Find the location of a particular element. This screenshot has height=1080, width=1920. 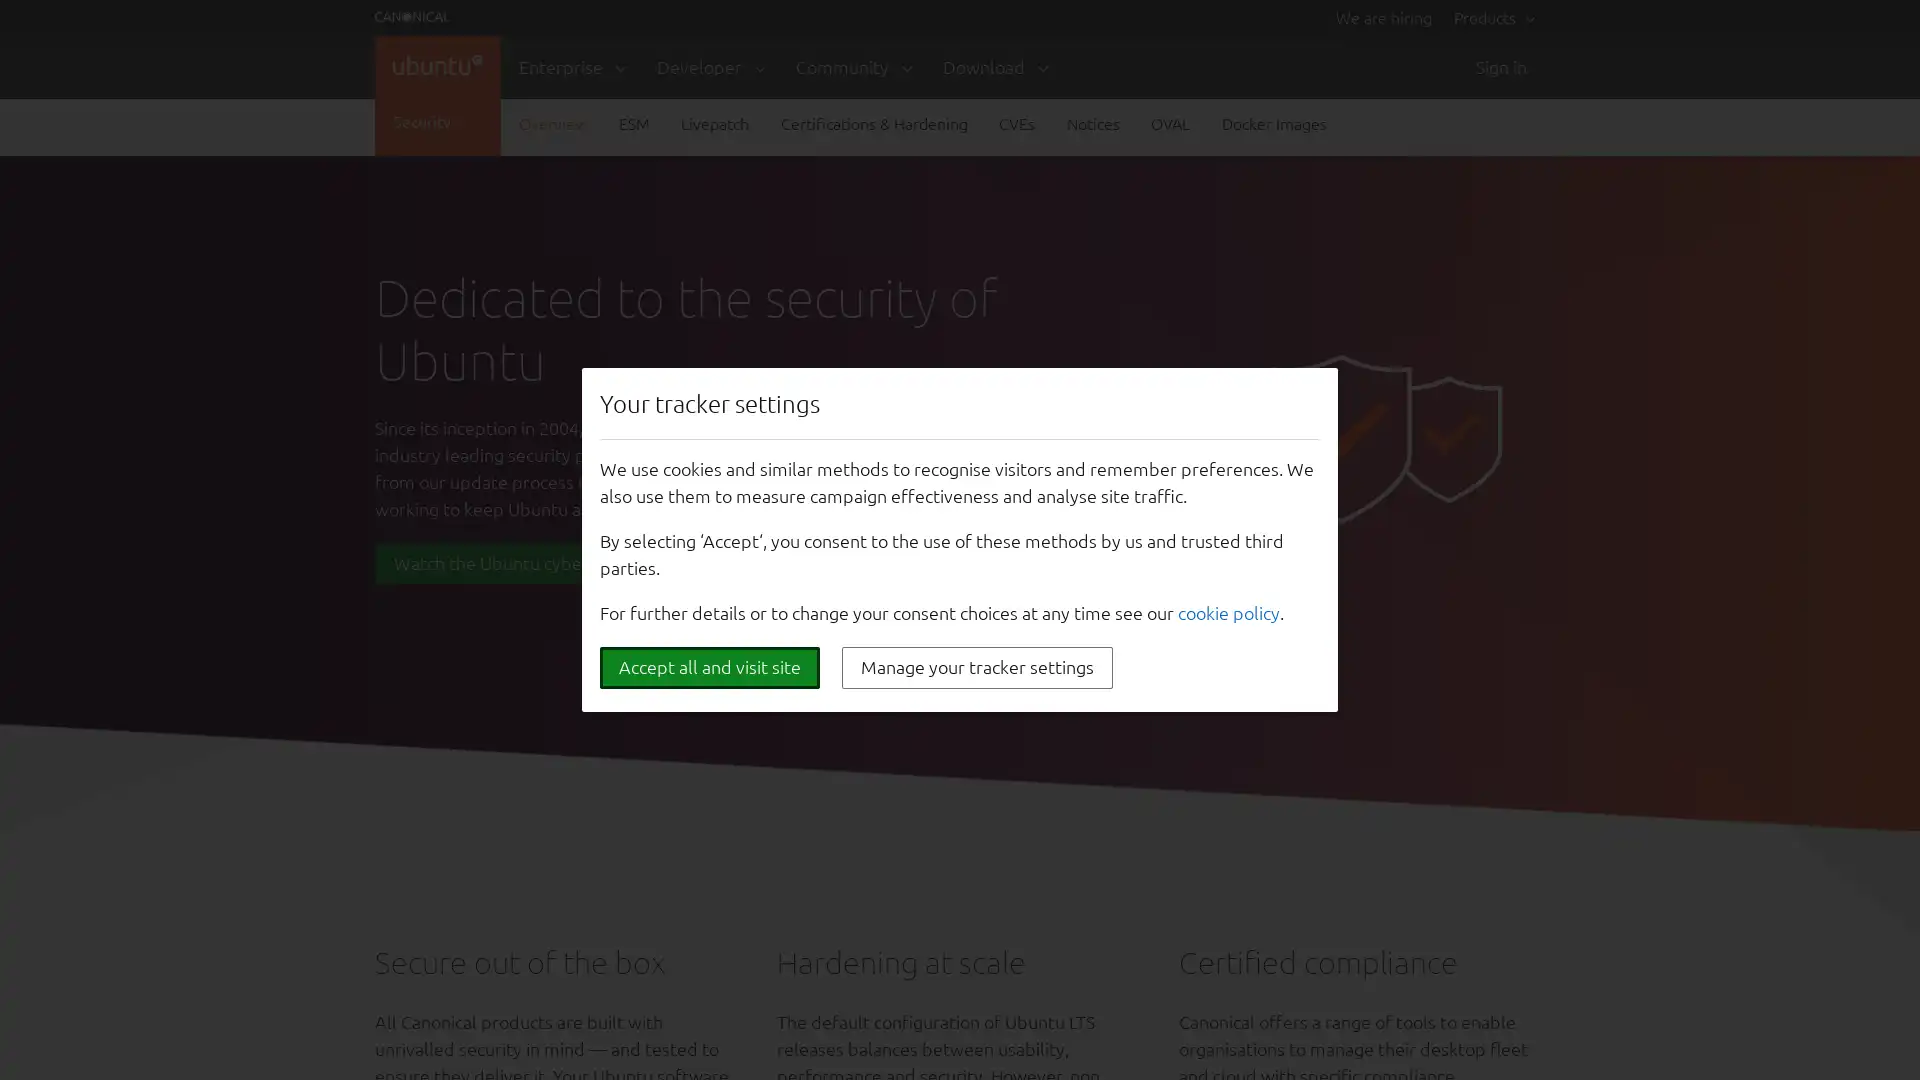

Accept all and visit site is located at coordinates (710, 667).